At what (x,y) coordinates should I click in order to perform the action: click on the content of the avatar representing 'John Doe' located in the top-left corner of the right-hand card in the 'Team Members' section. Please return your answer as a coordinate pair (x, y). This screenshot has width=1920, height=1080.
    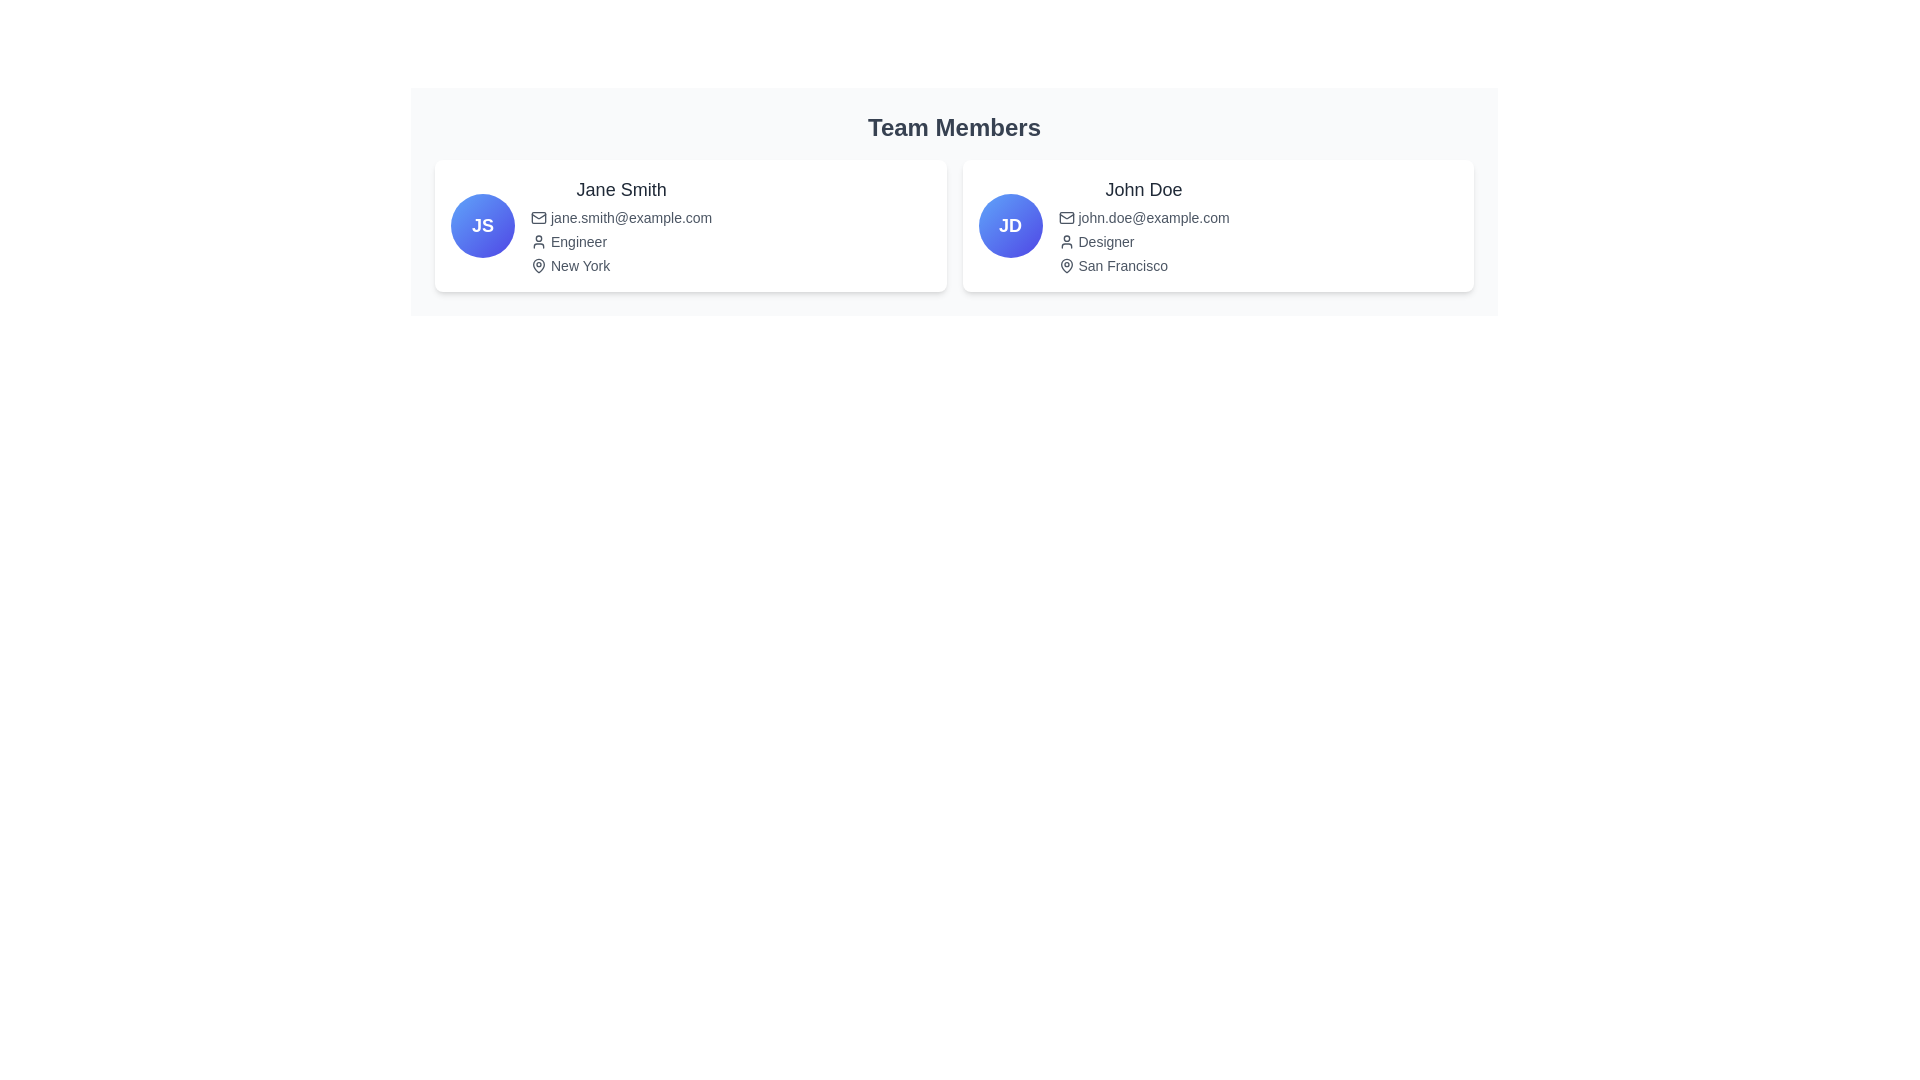
    Looking at the image, I should click on (1010, 225).